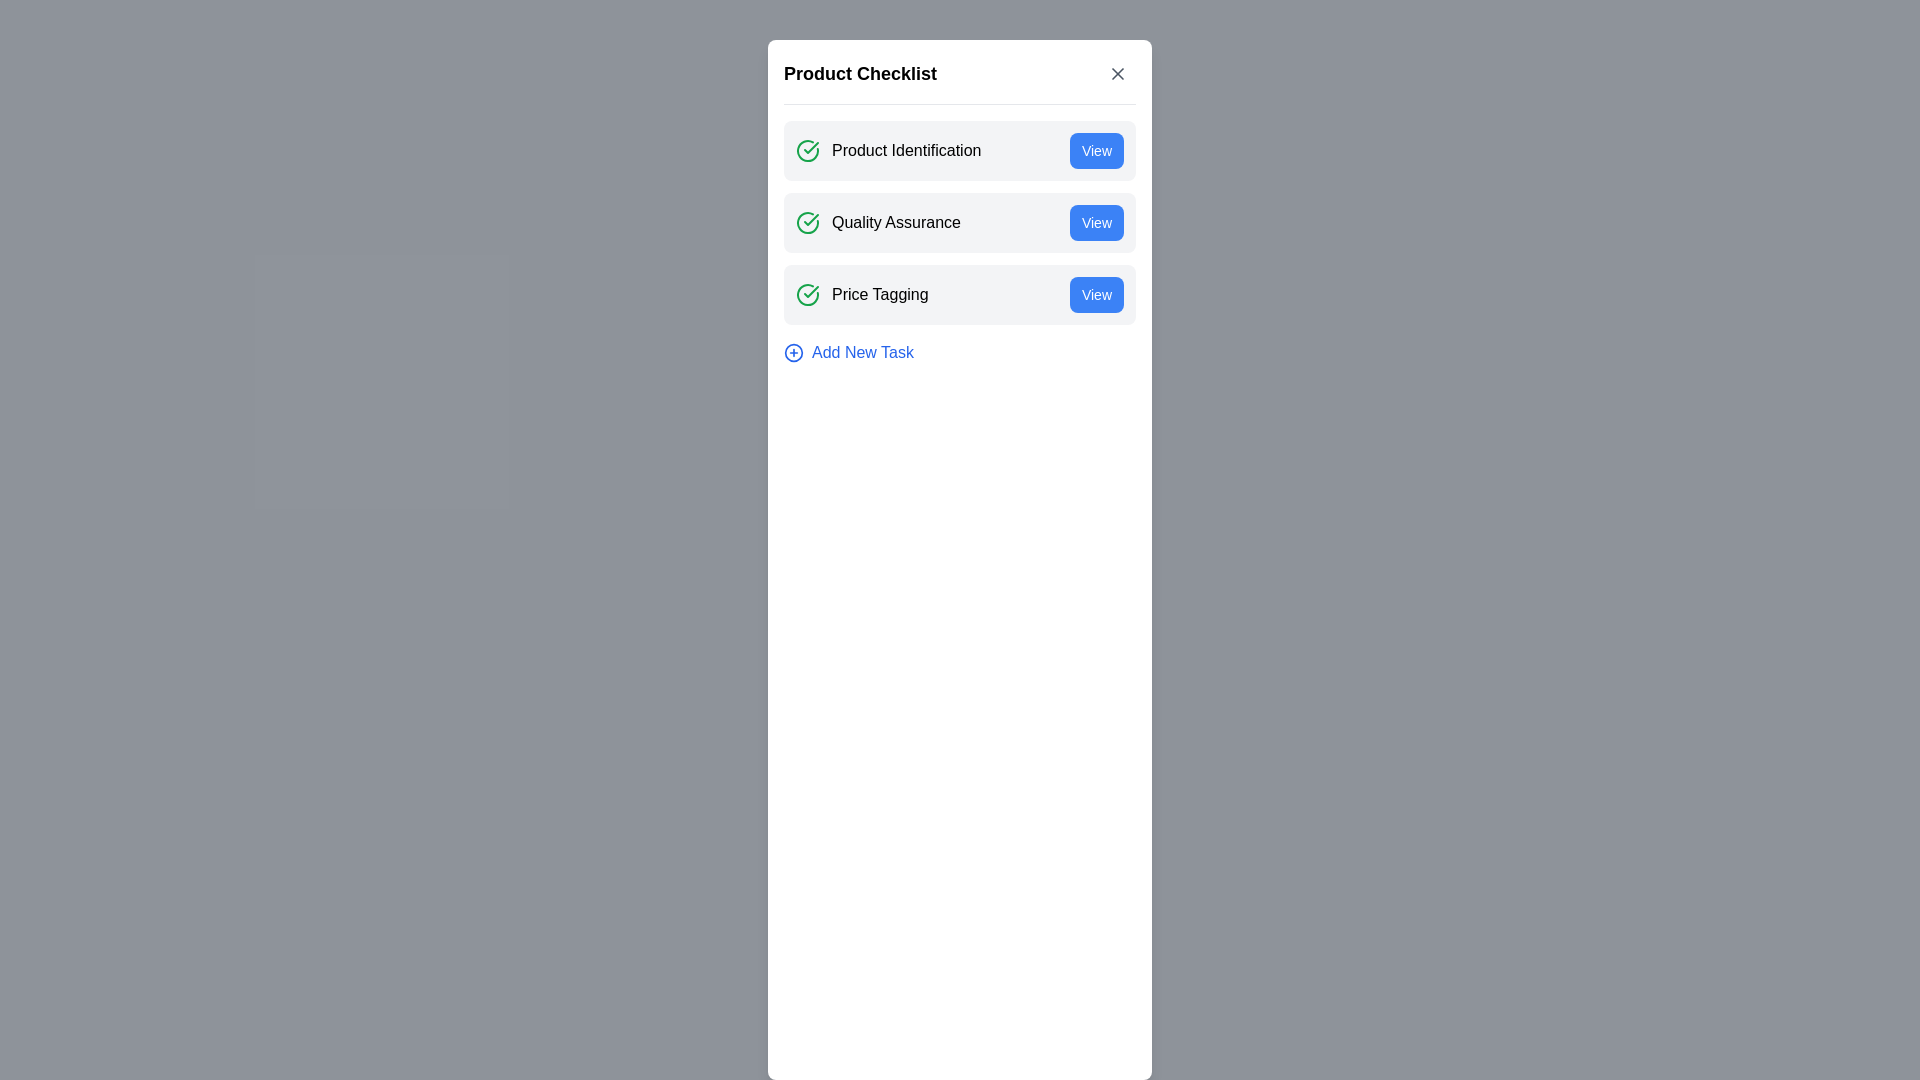  Describe the element at coordinates (1094, 223) in the screenshot. I see `the 'View' button with a blue background located in the second row of the 'Product Checklist' card, adjacent to 'Quality Assurance', to initiate the action` at that location.